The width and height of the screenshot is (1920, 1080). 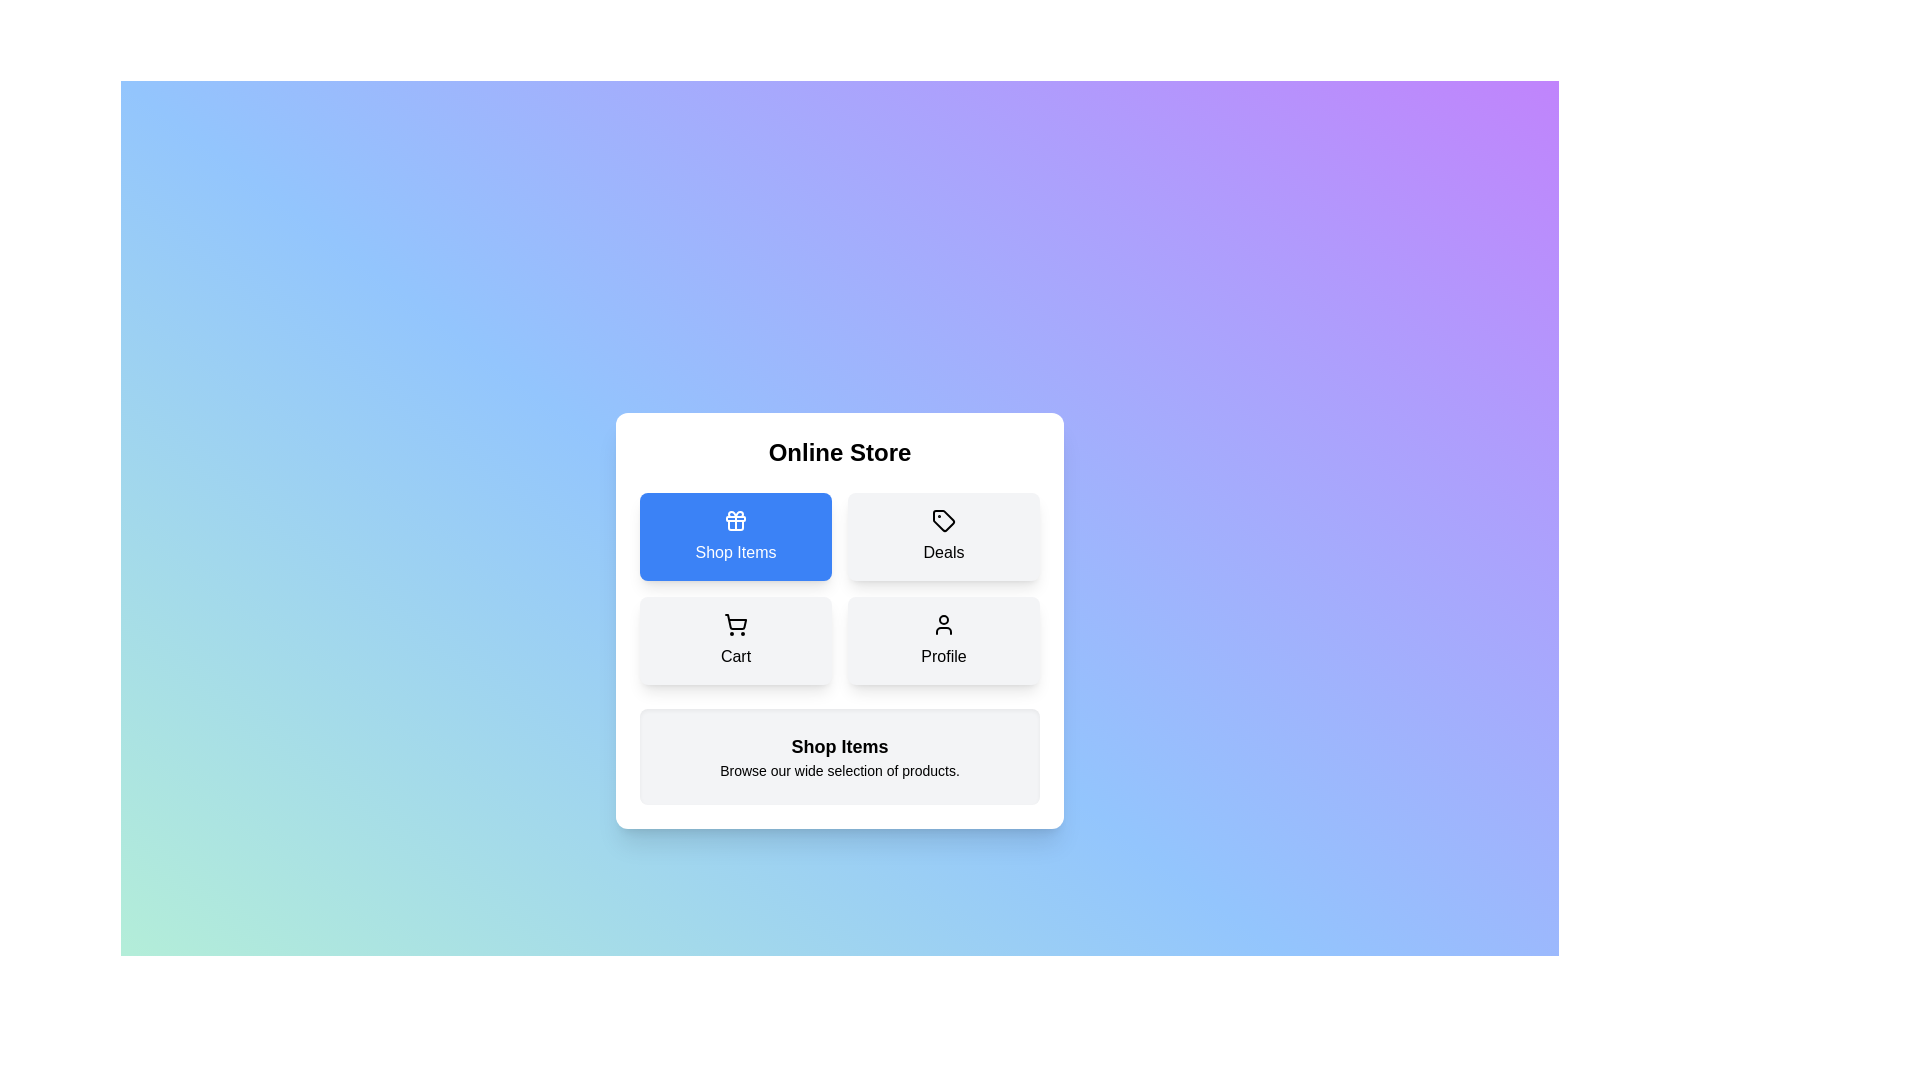 I want to click on the Shop Items button to observe its hover effect, so click(x=734, y=535).